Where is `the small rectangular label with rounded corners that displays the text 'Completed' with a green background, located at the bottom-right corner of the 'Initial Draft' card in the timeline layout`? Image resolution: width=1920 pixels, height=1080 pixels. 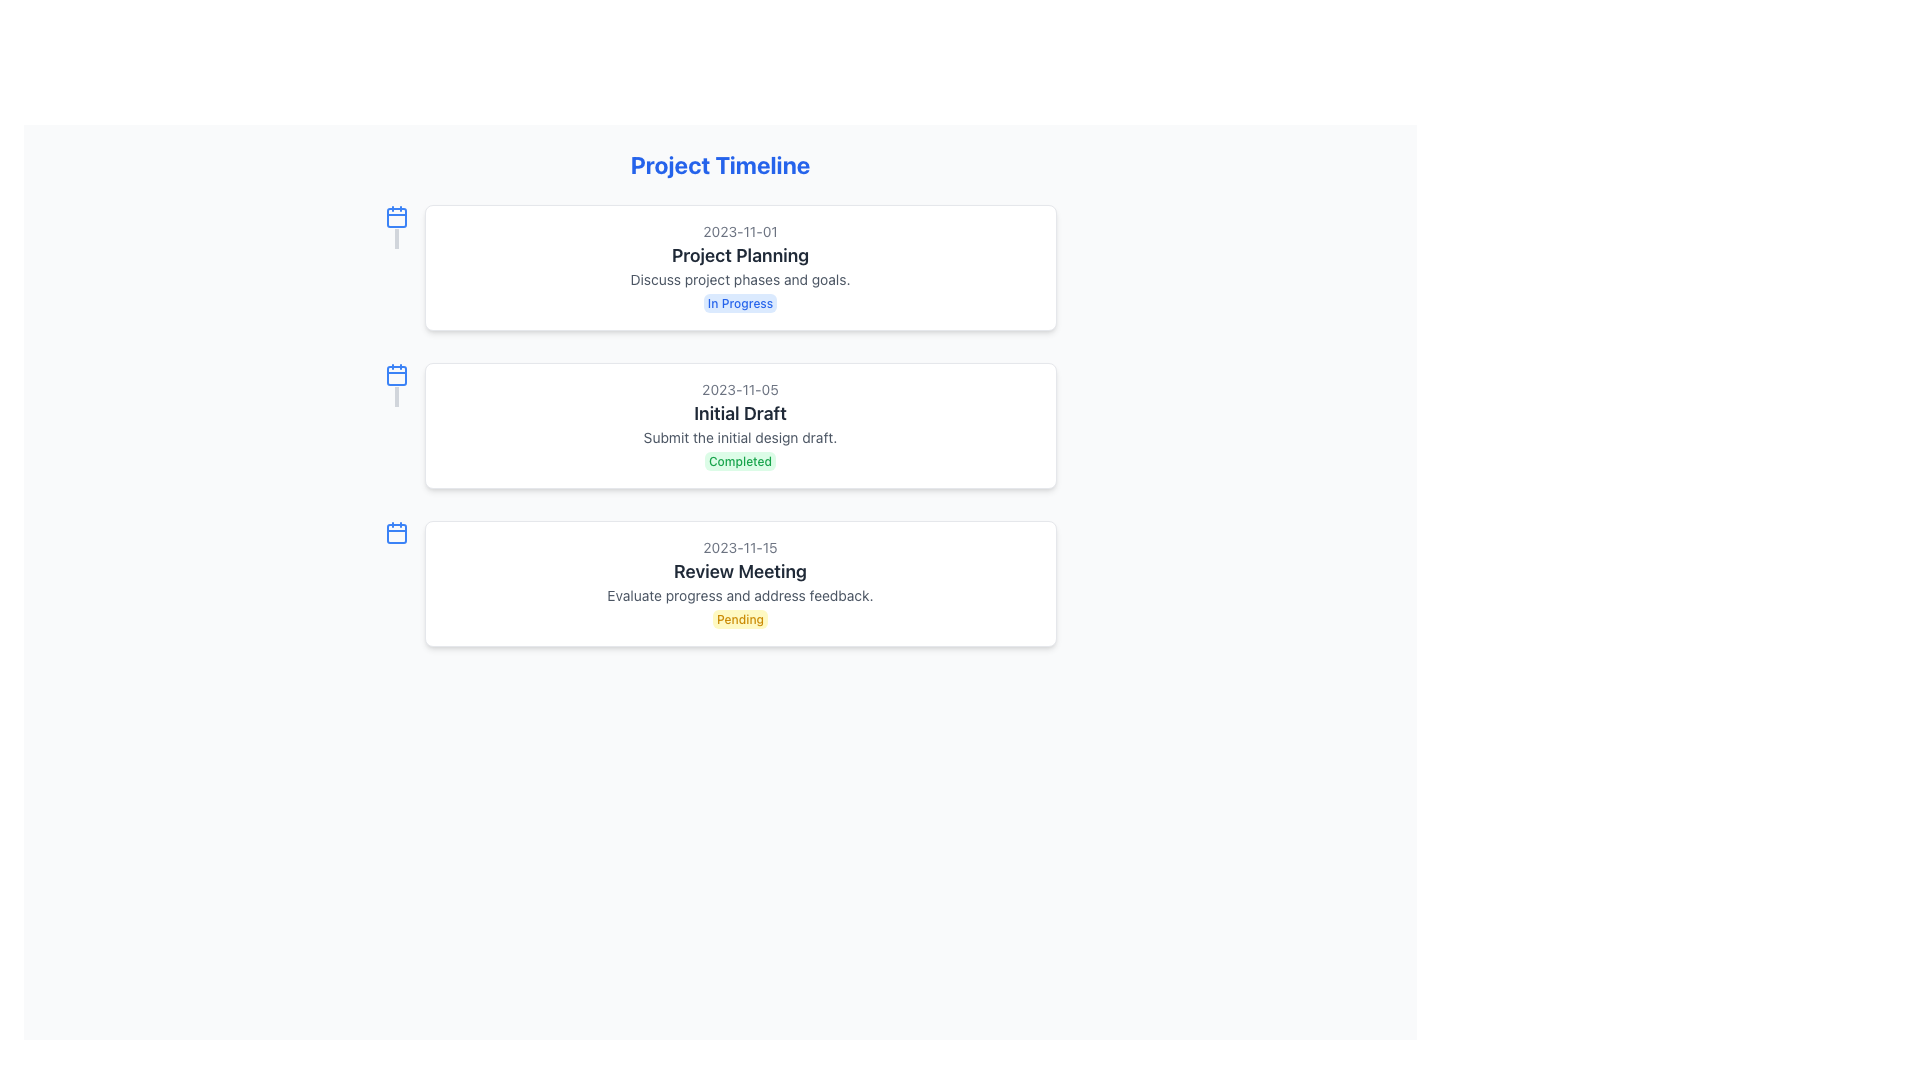 the small rectangular label with rounded corners that displays the text 'Completed' with a green background, located at the bottom-right corner of the 'Initial Draft' card in the timeline layout is located at coordinates (739, 461).